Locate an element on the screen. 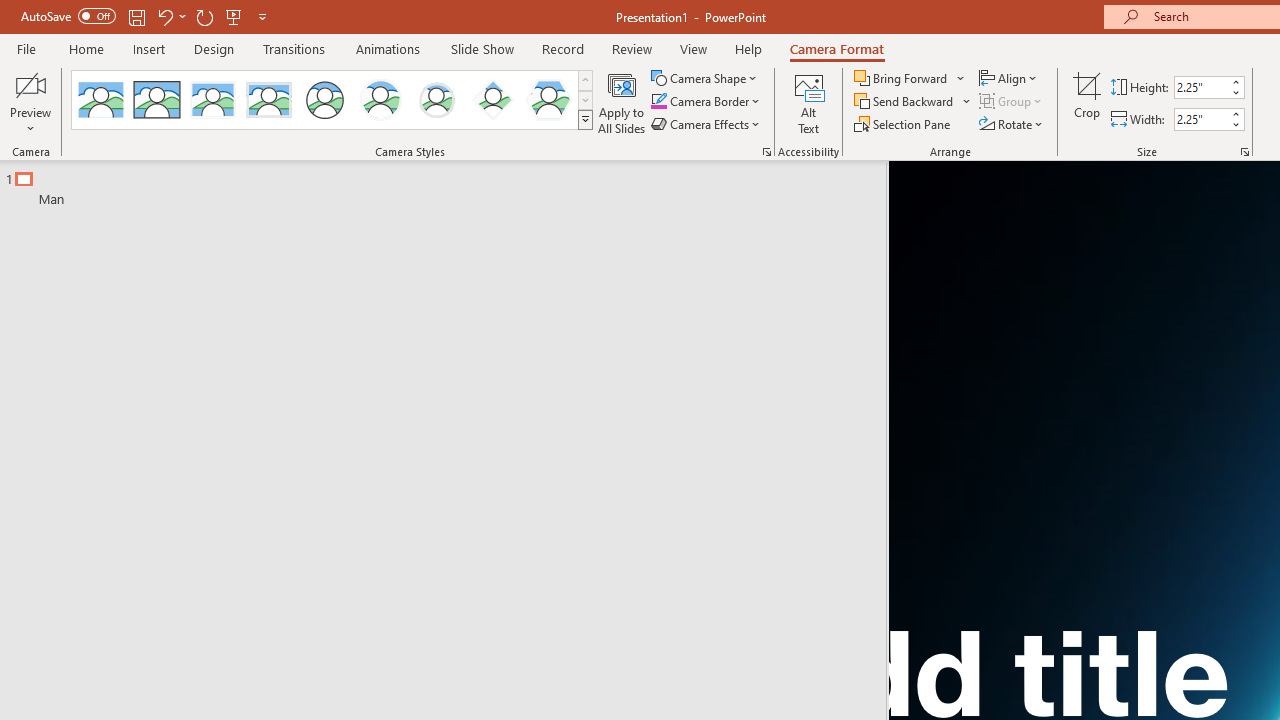 This screenshot has height=720, width=1280. 'Send Backward' is located at coordinates (904, 101).